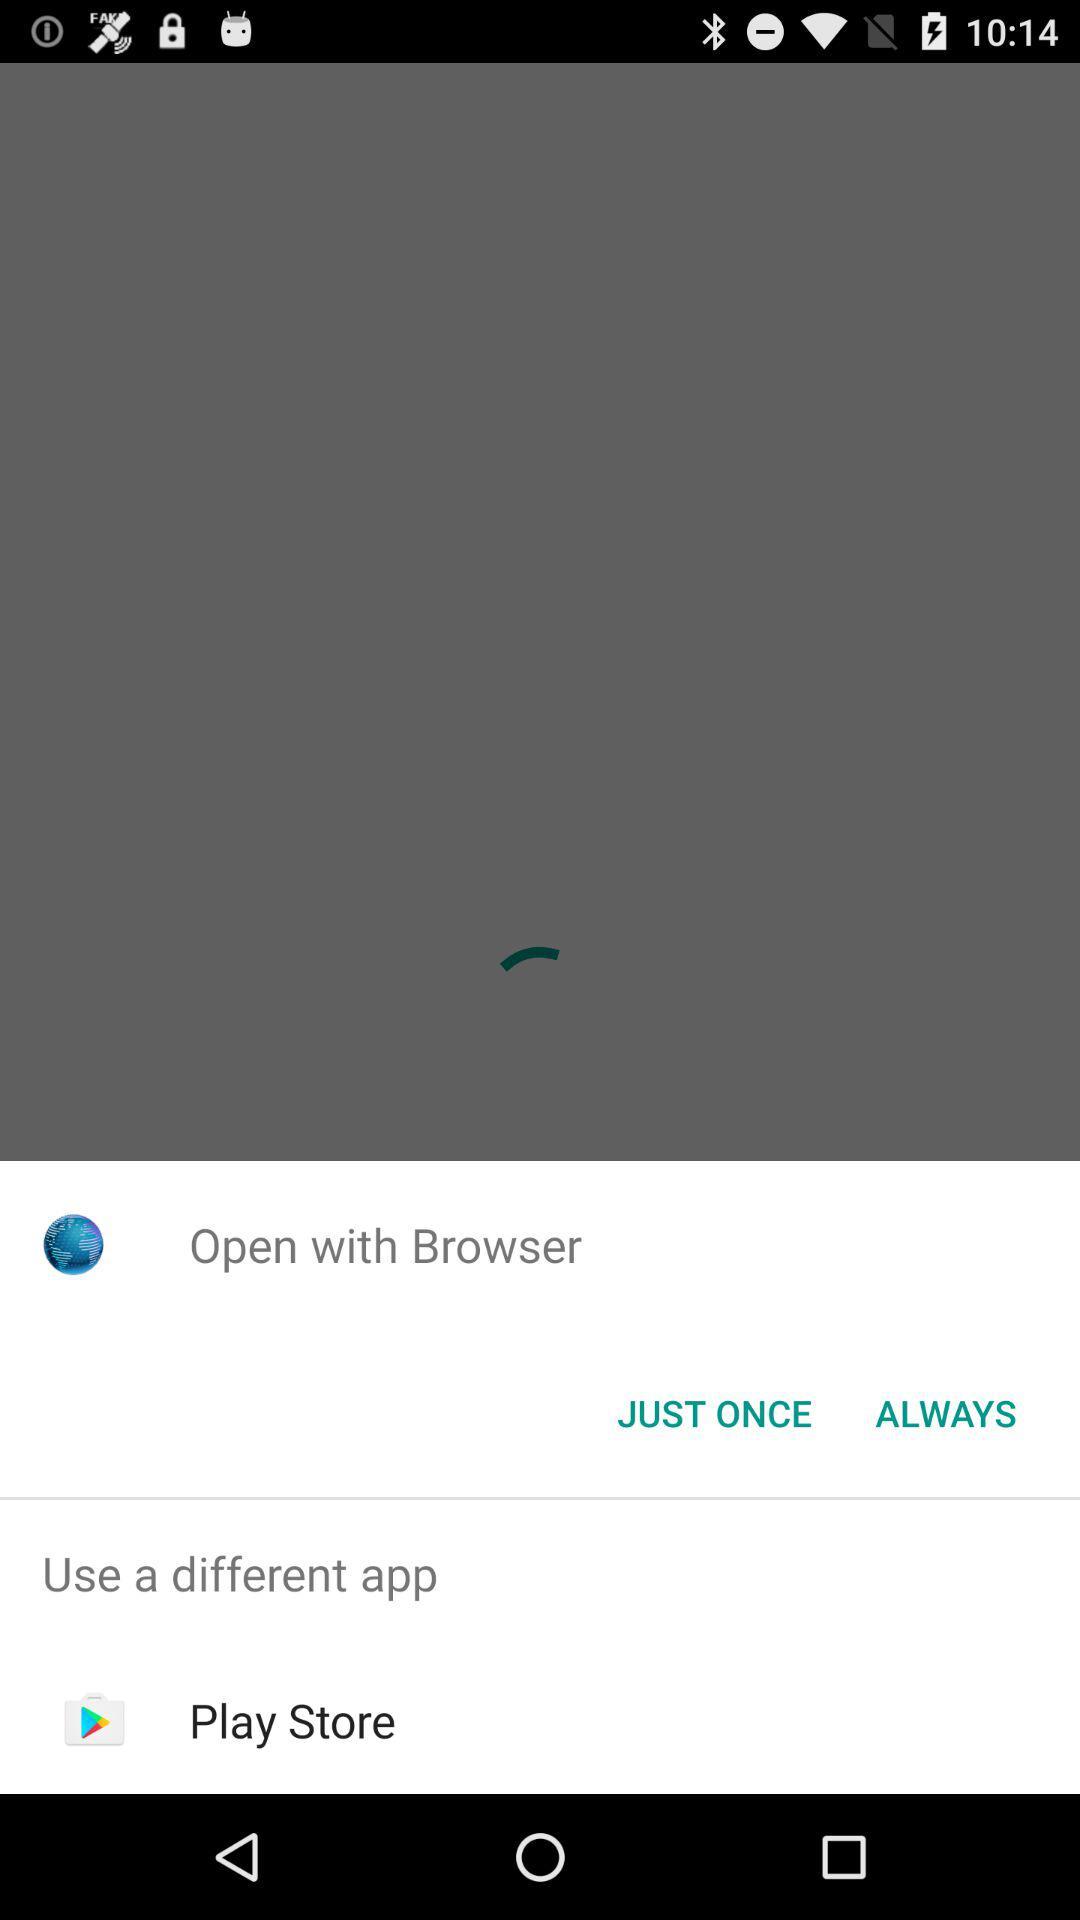 The height and width of the screenshot is (1920, 1080). Describe the element at coordinates (713, 1411) in the screenshot. I see `item to the left of the always` at that location.